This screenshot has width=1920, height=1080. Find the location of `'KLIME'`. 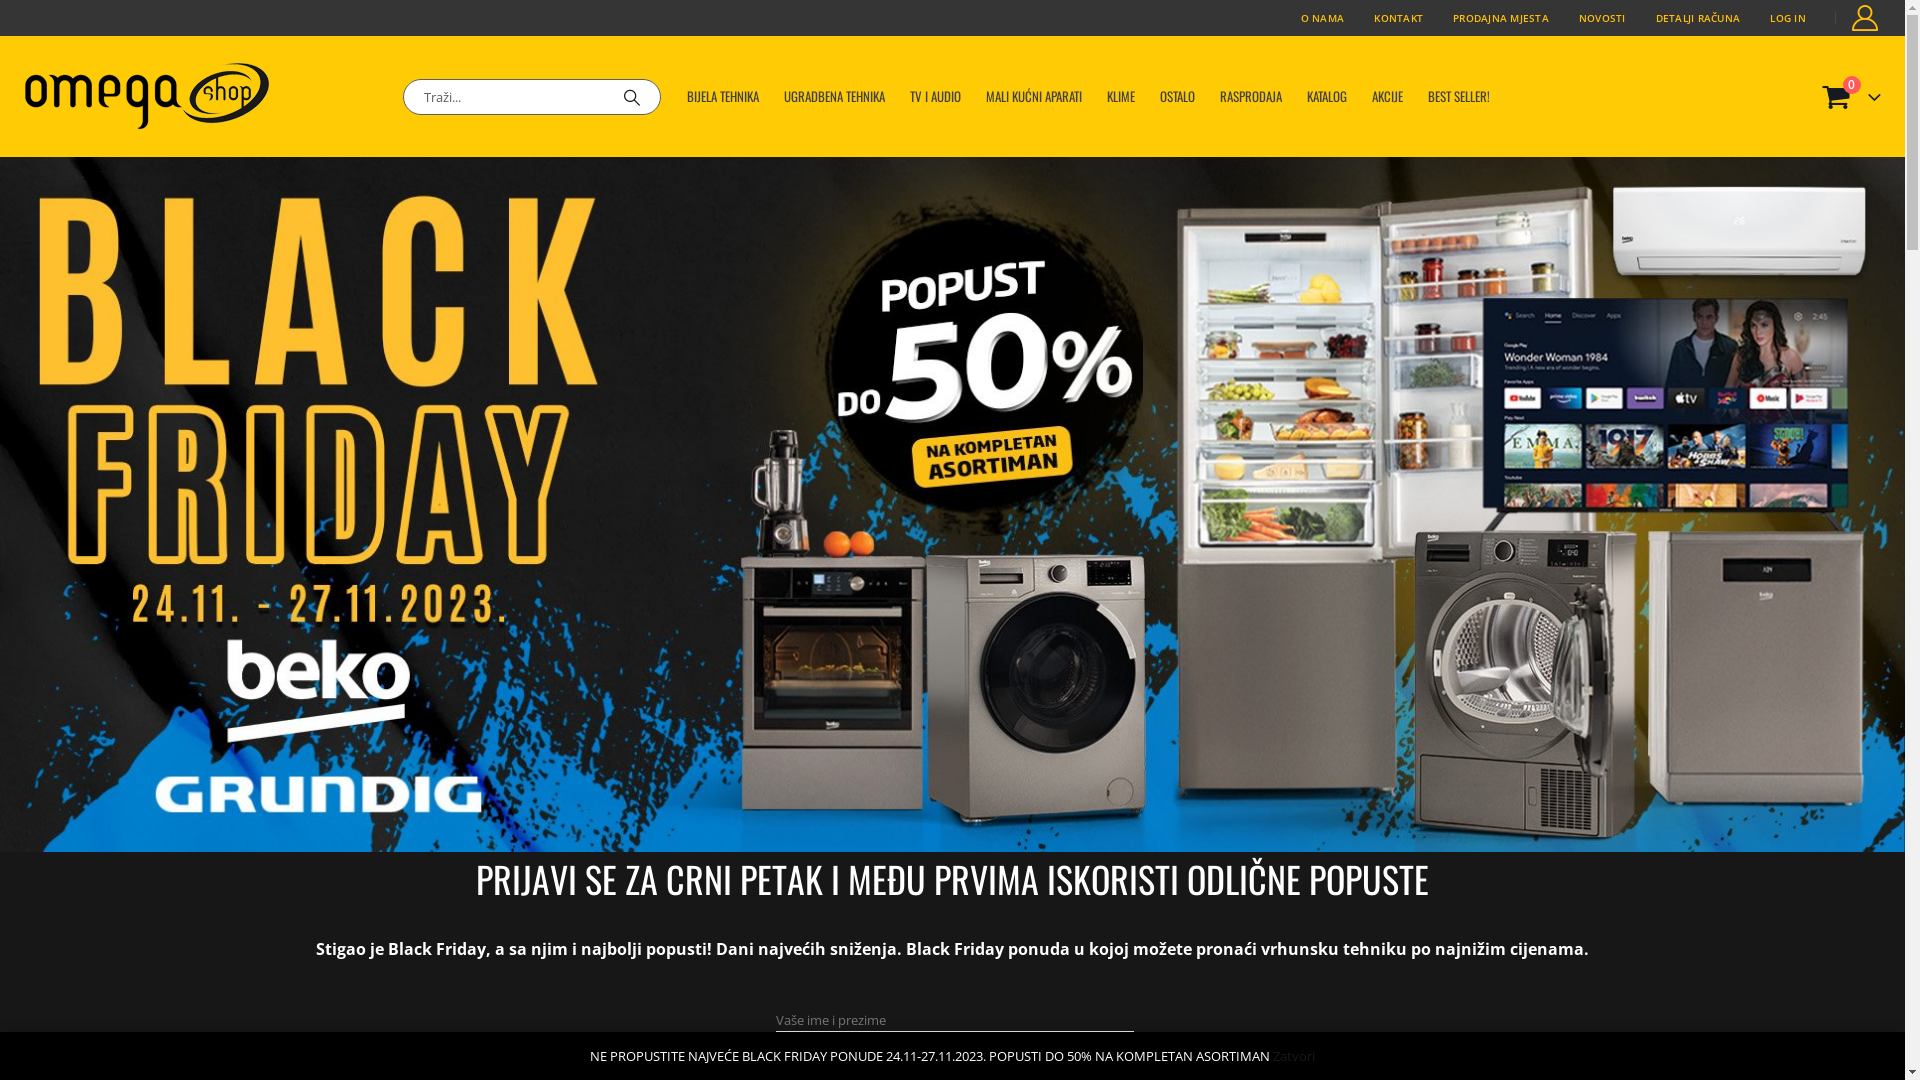

'KLIME' is located at coordinates (1121, 96).